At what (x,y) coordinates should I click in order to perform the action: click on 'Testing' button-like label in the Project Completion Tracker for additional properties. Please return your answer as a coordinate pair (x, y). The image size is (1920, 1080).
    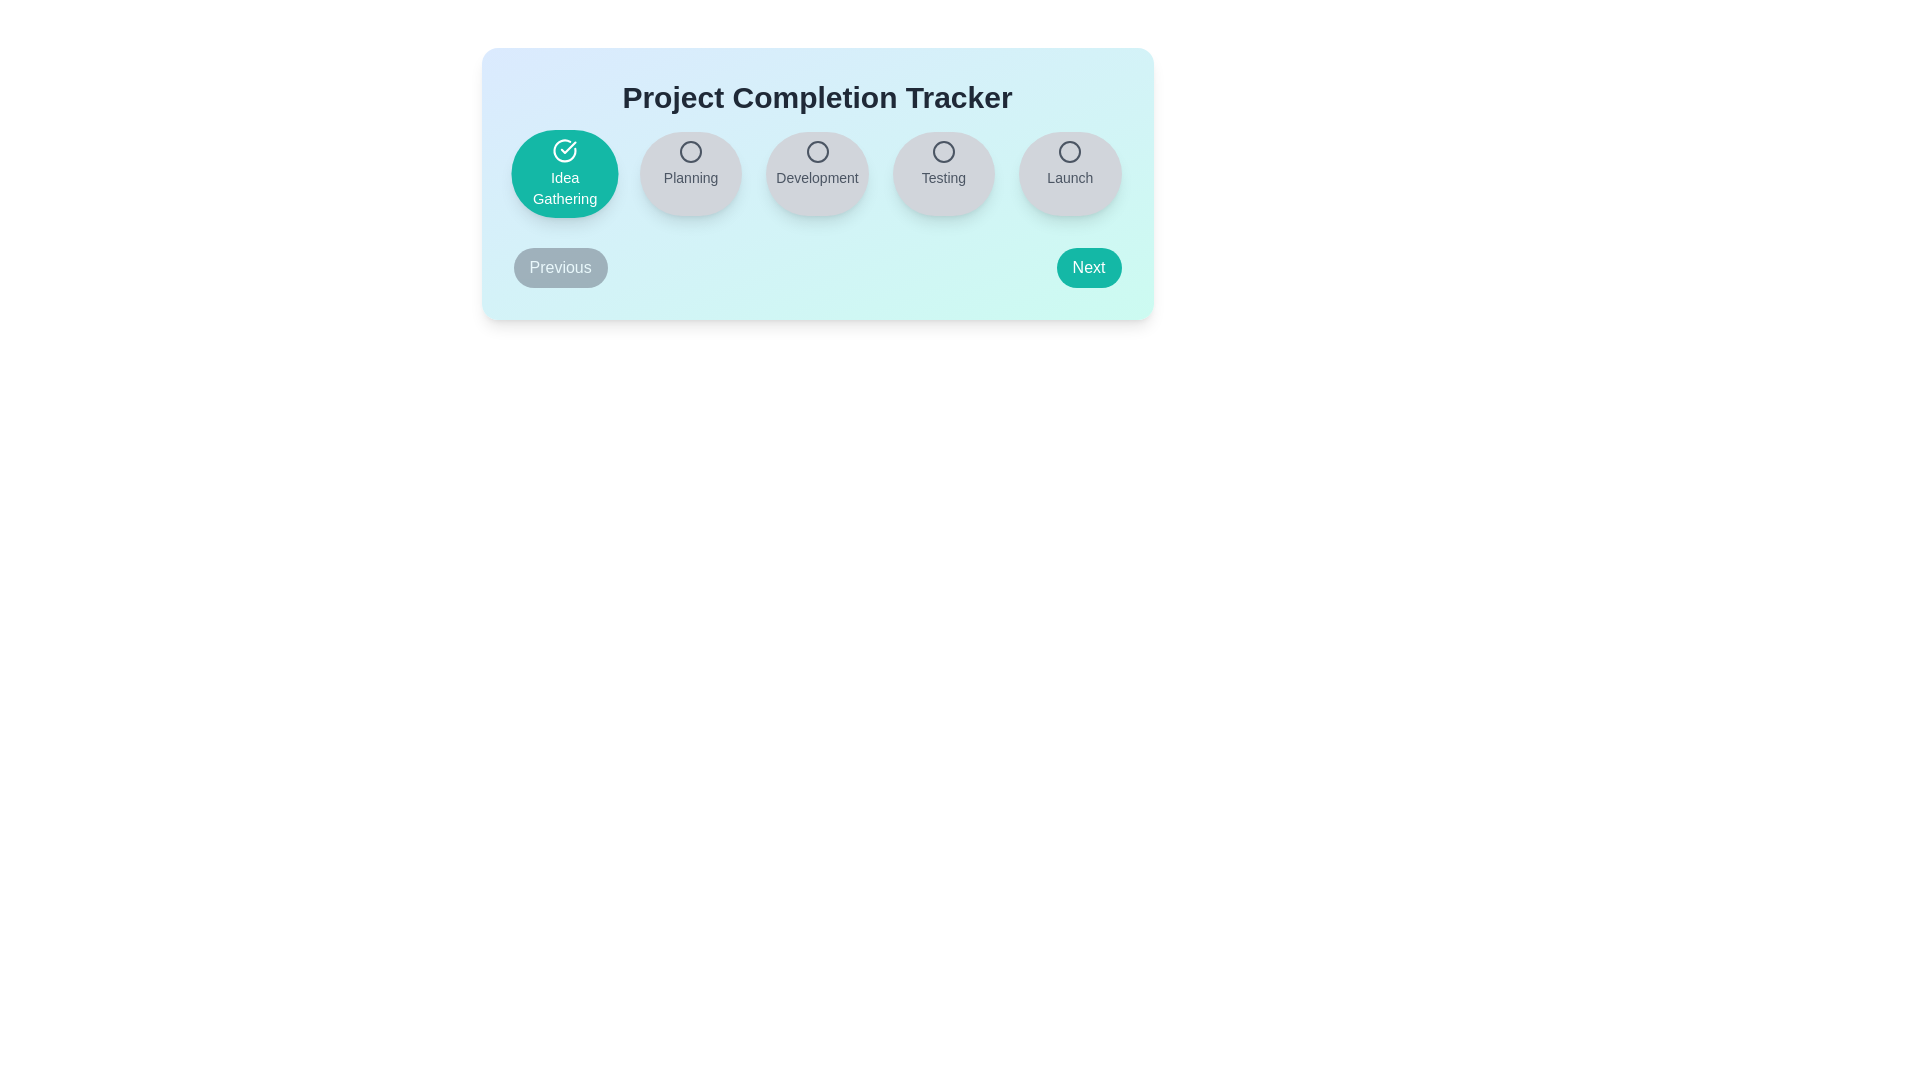
    Looking at the image, I should click on (942, 172).